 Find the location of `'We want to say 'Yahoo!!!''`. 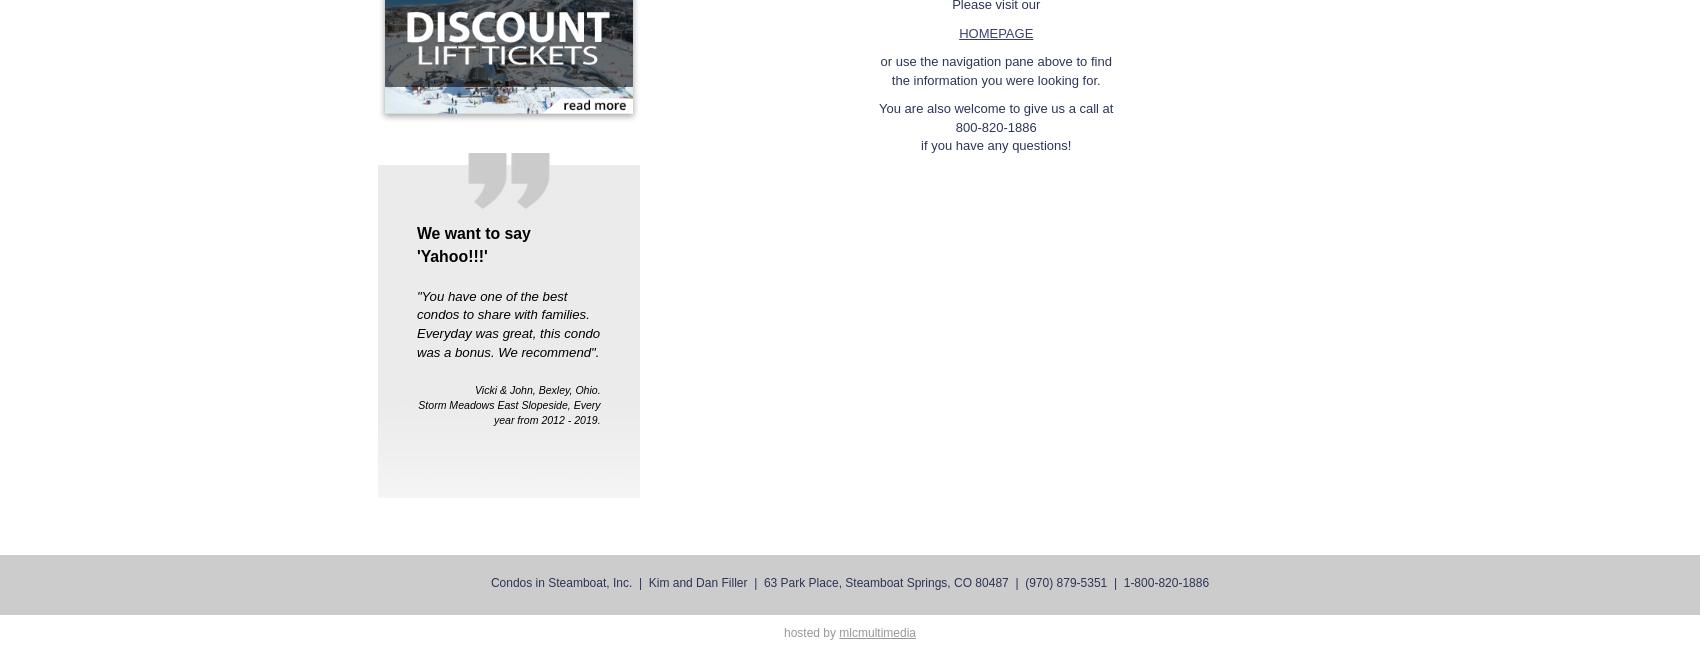

'We want to say 'Yahoo!!!'' is located at coordinates (472, 244).